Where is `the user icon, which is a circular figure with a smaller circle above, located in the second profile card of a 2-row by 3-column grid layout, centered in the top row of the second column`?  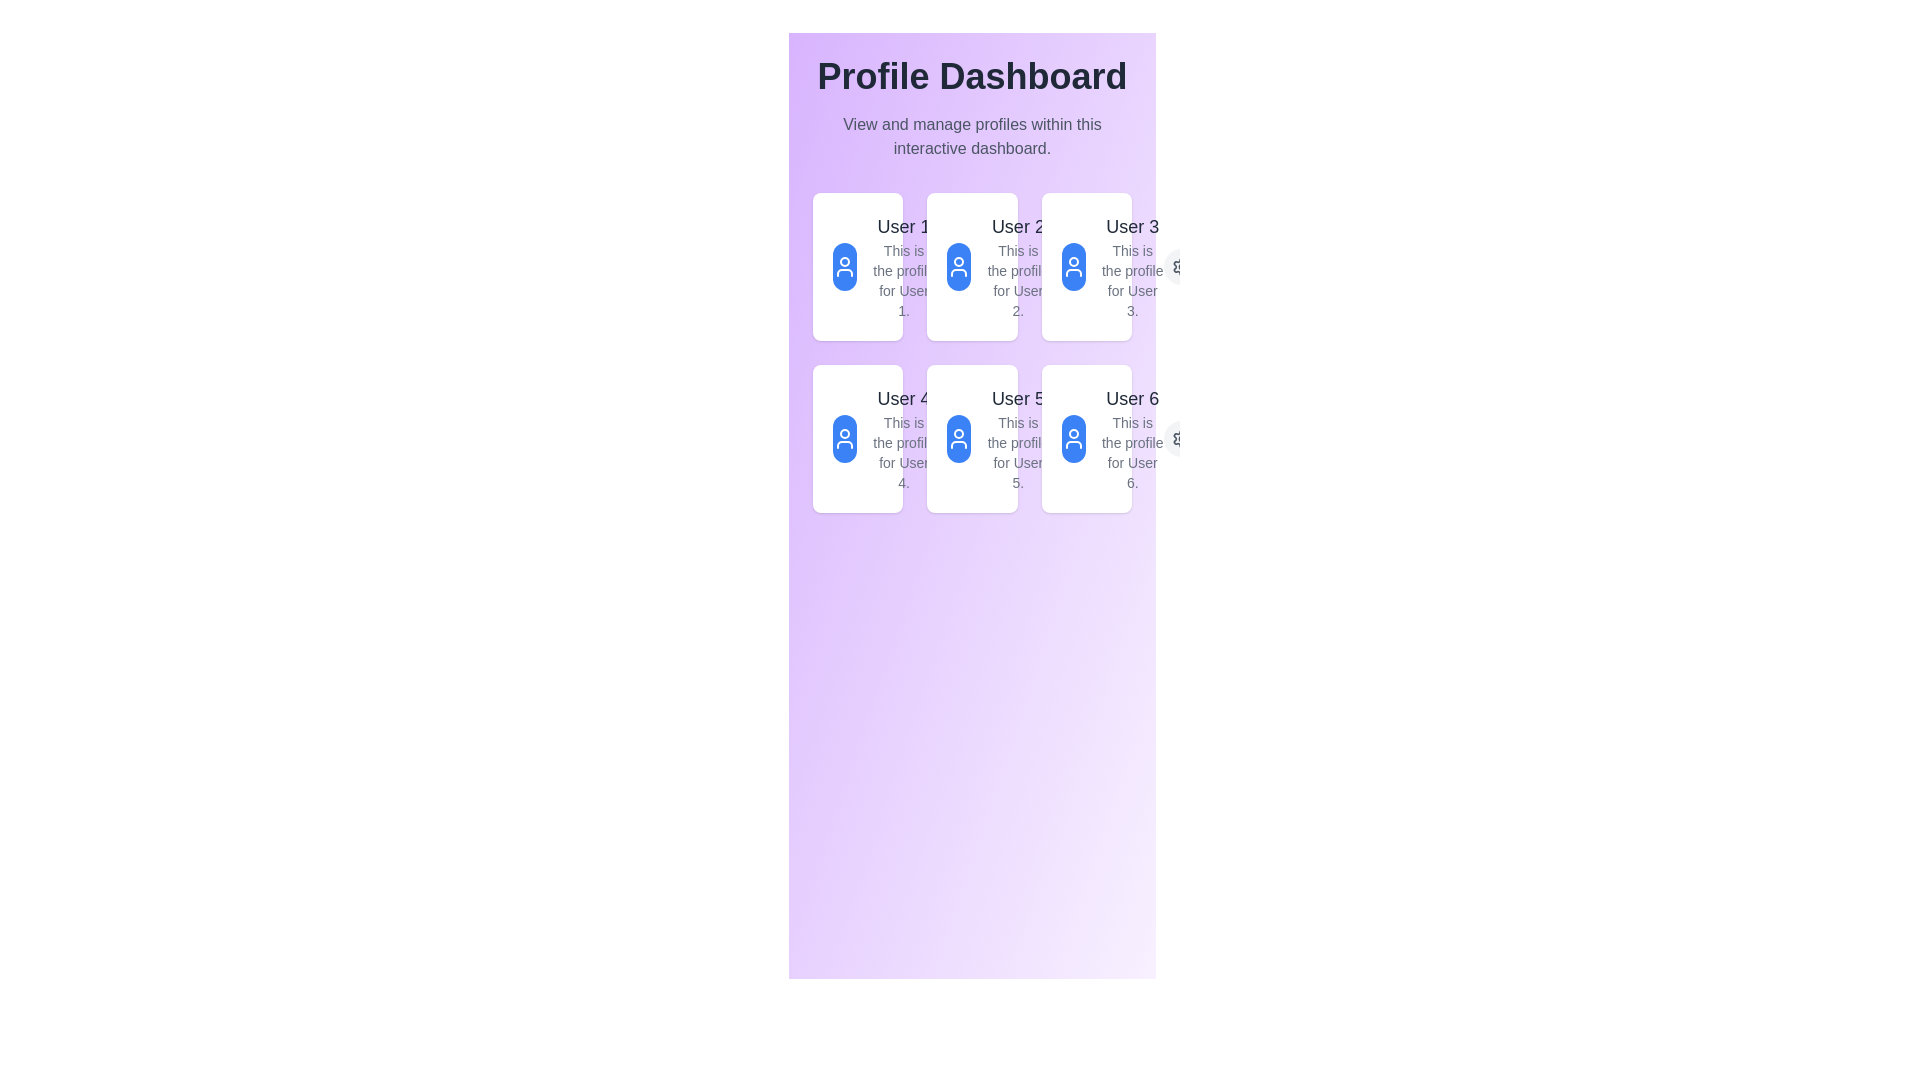 the user icon, which is a circular figure with a smaller circle above, located in the second profile card of a 2-row by 3-column grid layout, centered in the top row of the second column is located at coordinates (958, 265).